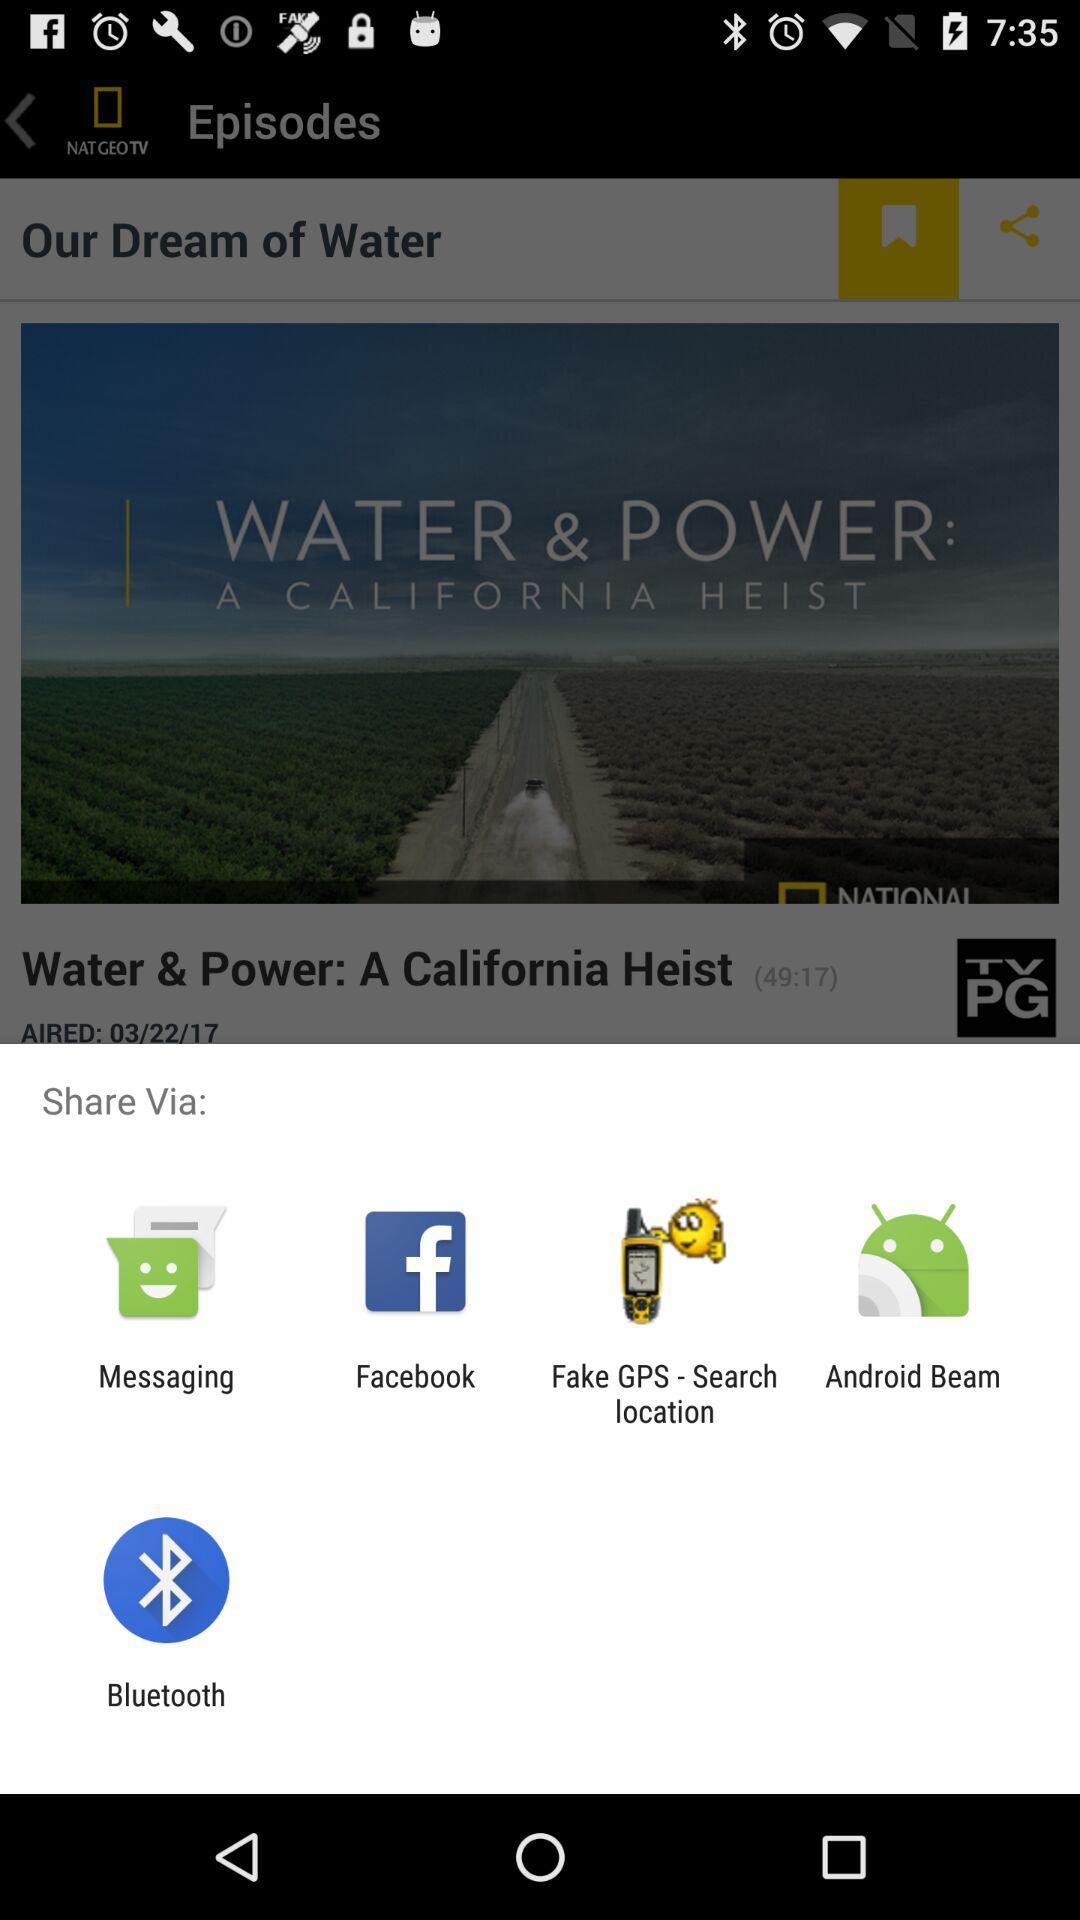  I want to click on the icon to the left of the android beam item, so click(664, 1392).